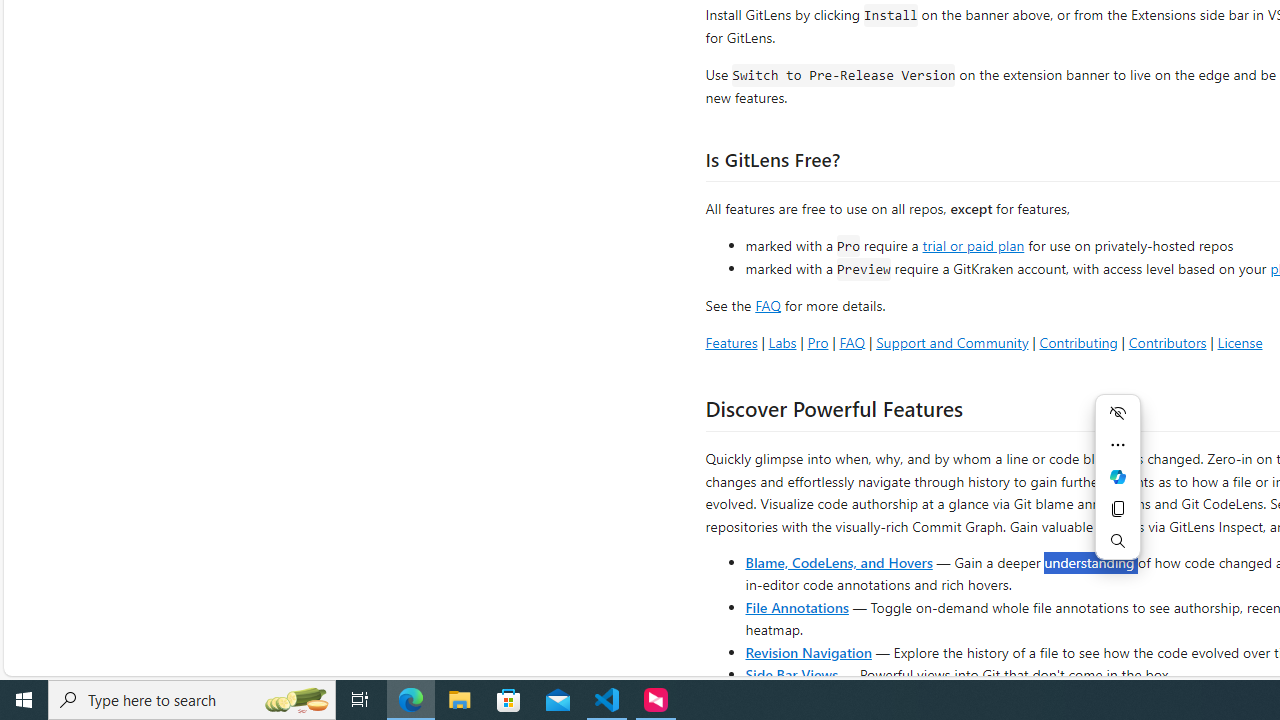 The height and width of the screenshot is (720, 1280). Describe the element at coordinates (1117, 508) in the screenshot. I see `'Copy'` at that location.